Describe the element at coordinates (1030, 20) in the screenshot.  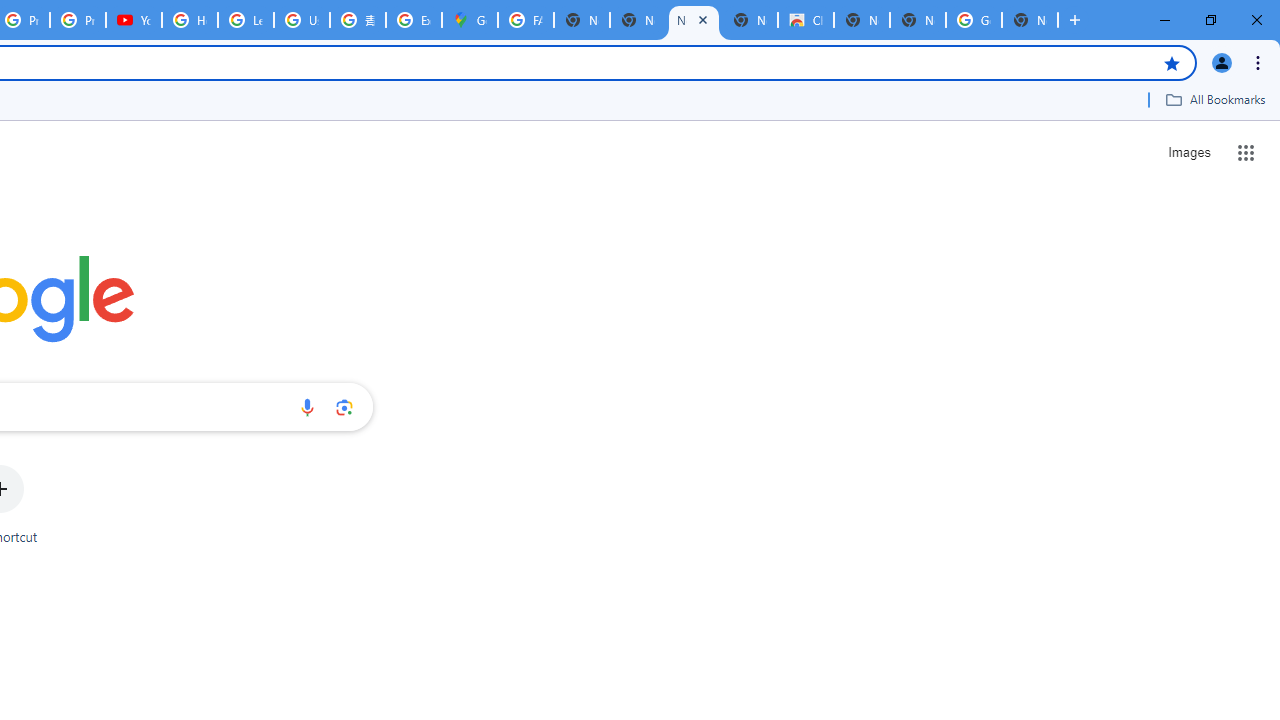
I see `'New Tab'` at that location.